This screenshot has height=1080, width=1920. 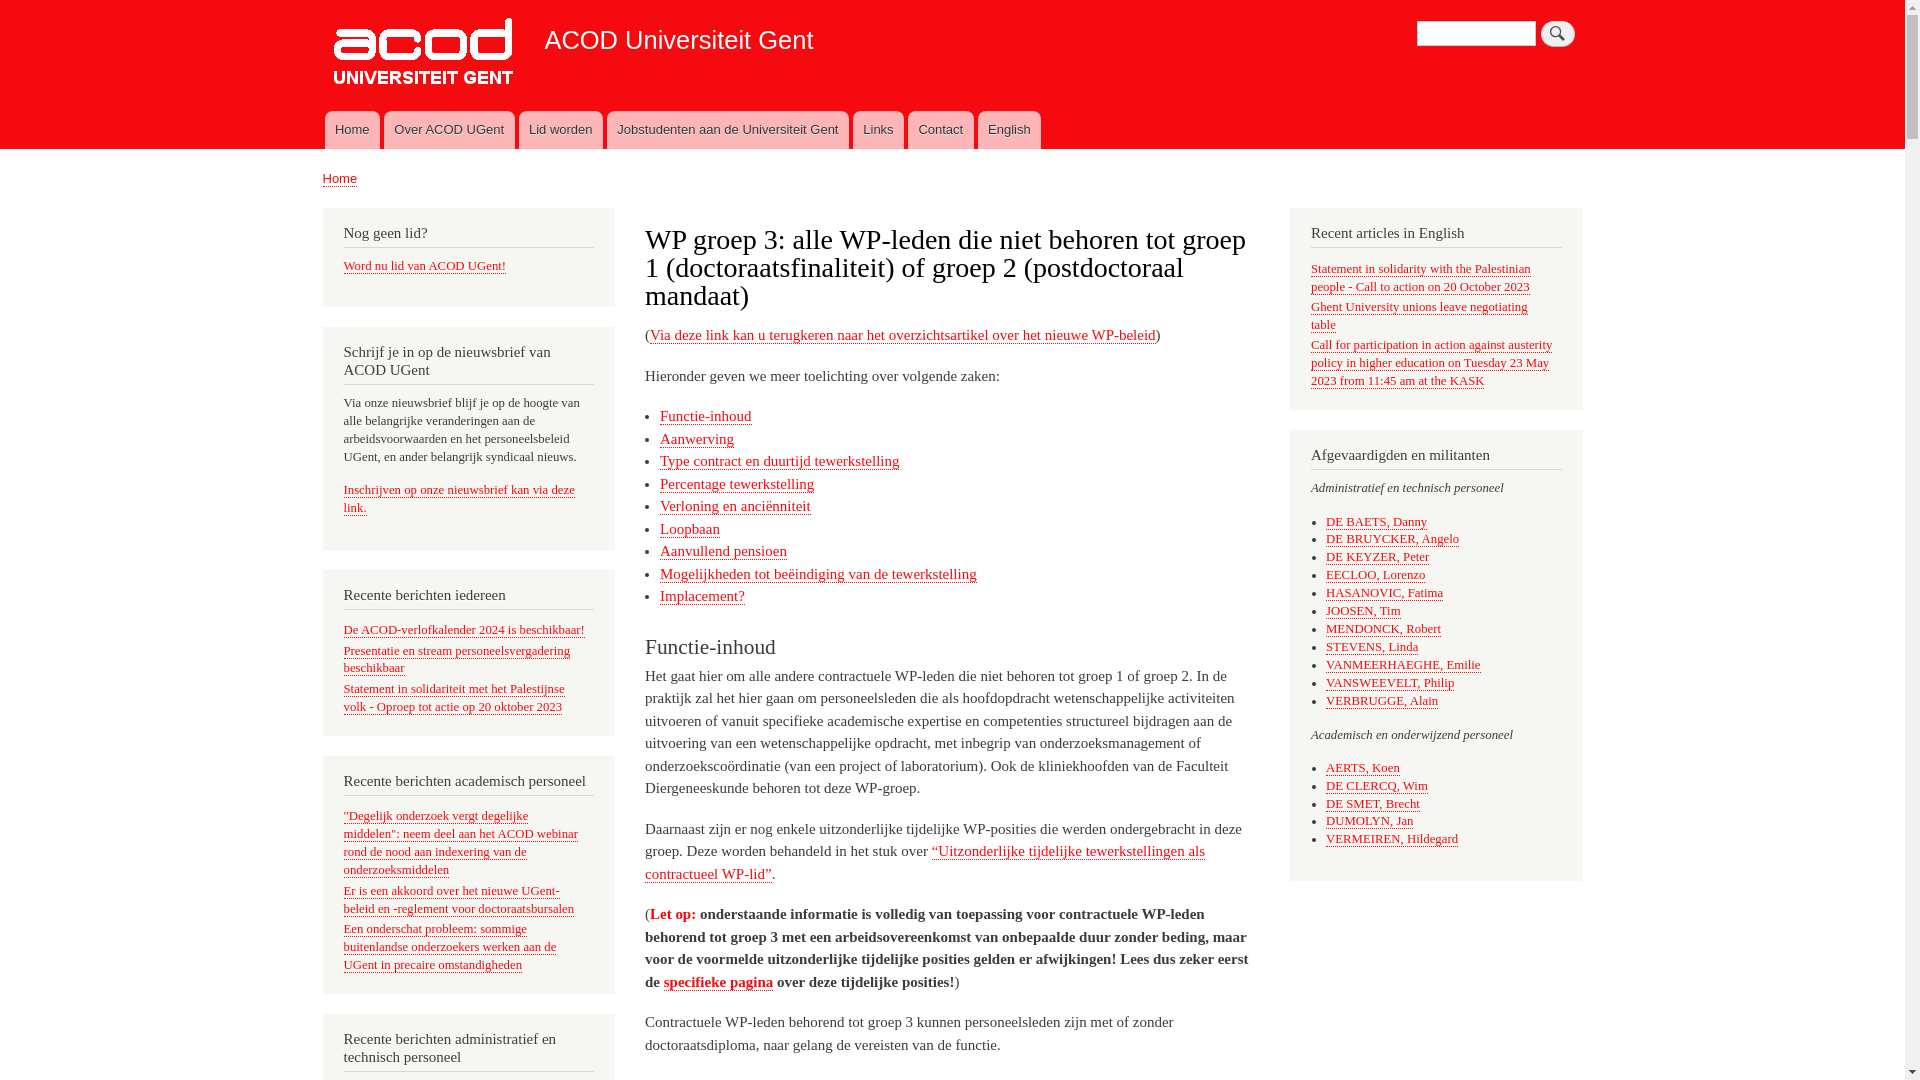 I want to click on 'Type contract en duurtijd tewerkstelling', so click(x=778, y=461).